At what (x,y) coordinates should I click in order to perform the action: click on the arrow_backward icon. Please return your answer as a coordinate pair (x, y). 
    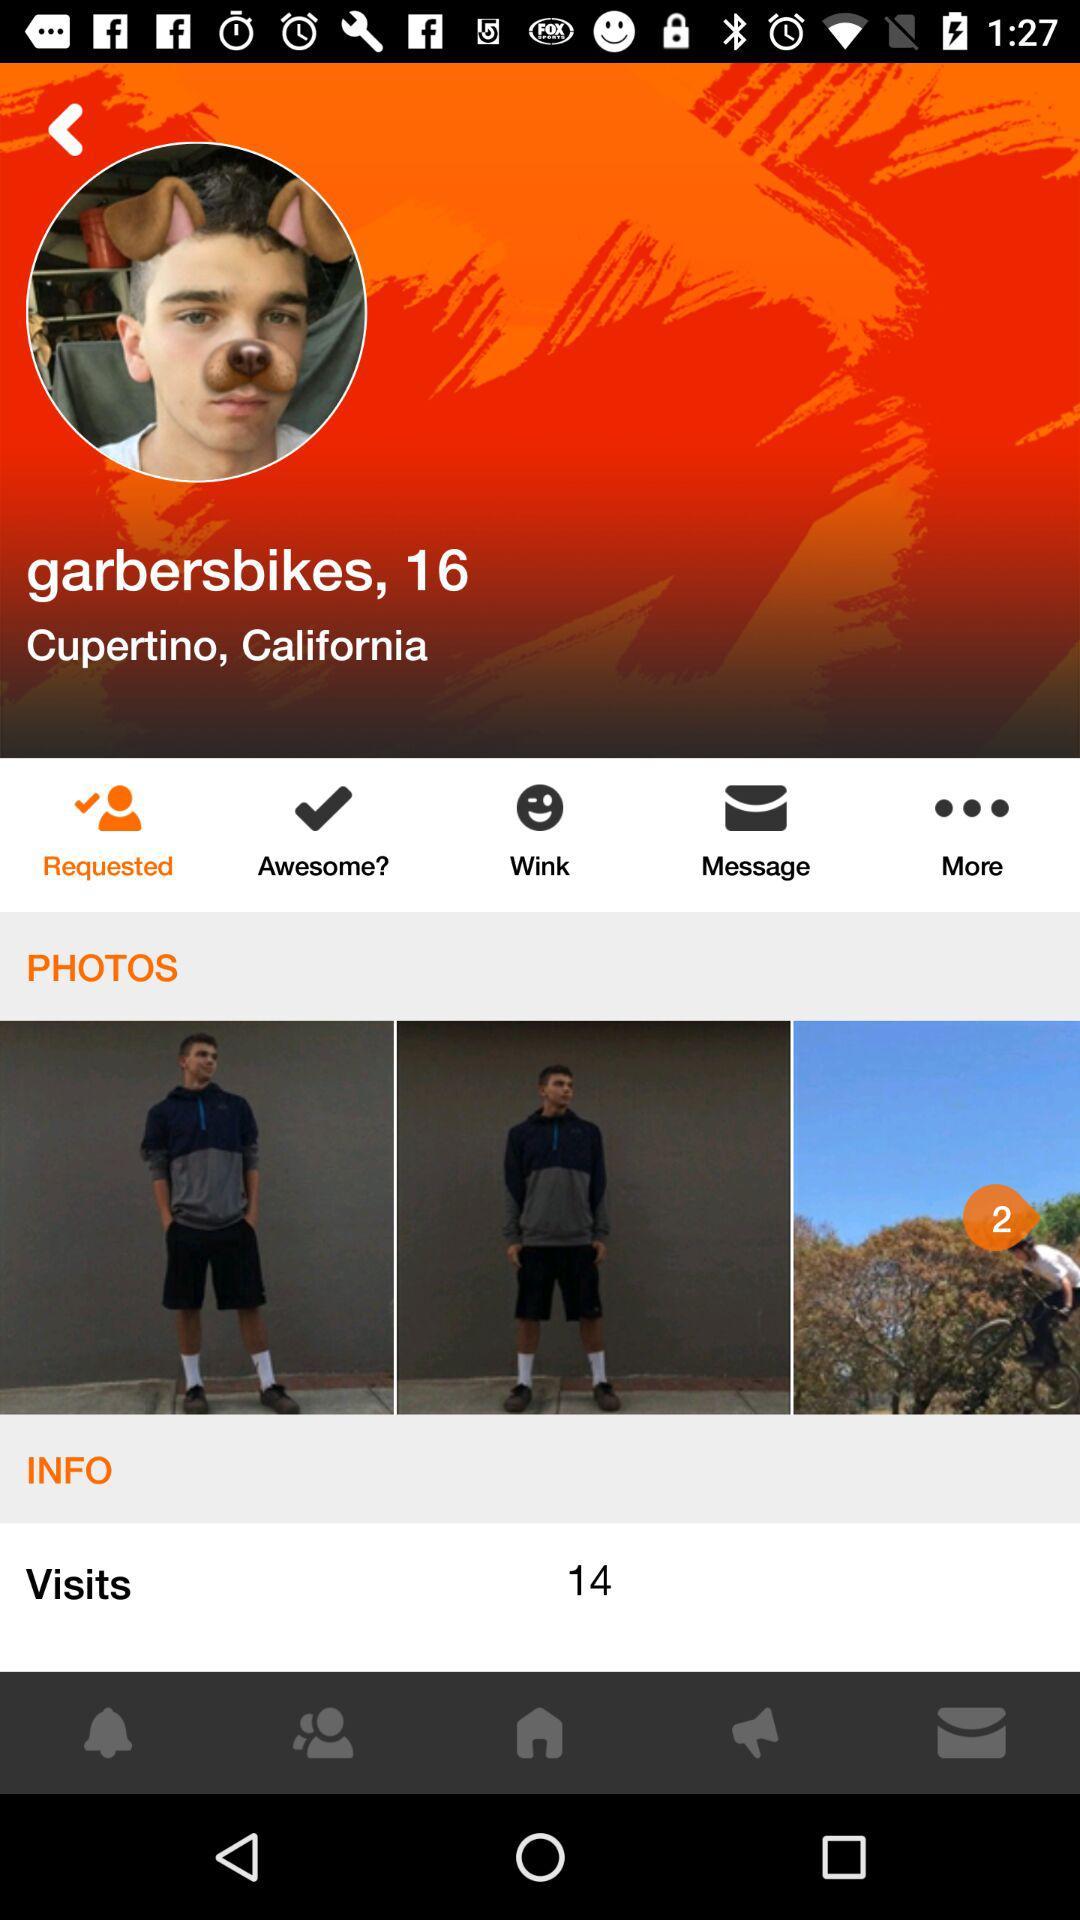
    Looking at the image, I should click on (65, 128).